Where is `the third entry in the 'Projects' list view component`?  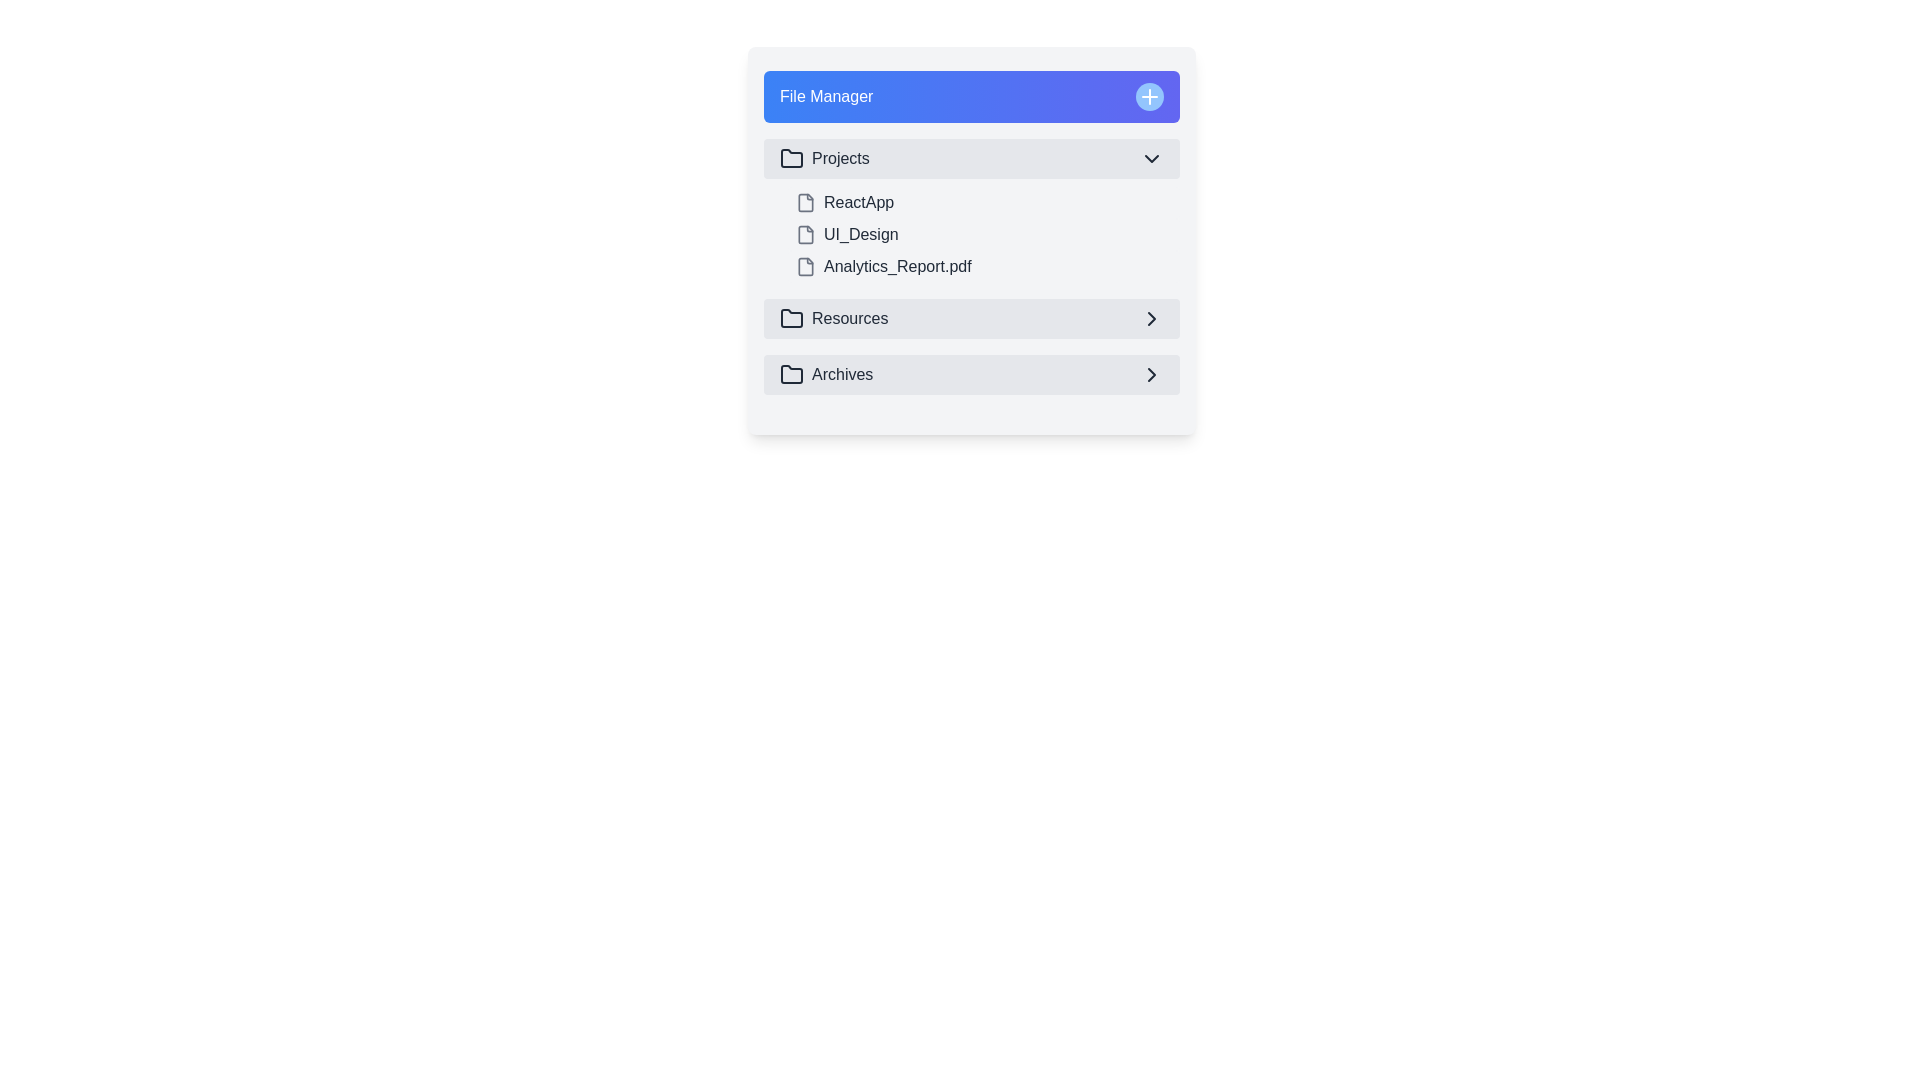
the third entry in the 'Projects' list view component is located at coordinates (971, 265).